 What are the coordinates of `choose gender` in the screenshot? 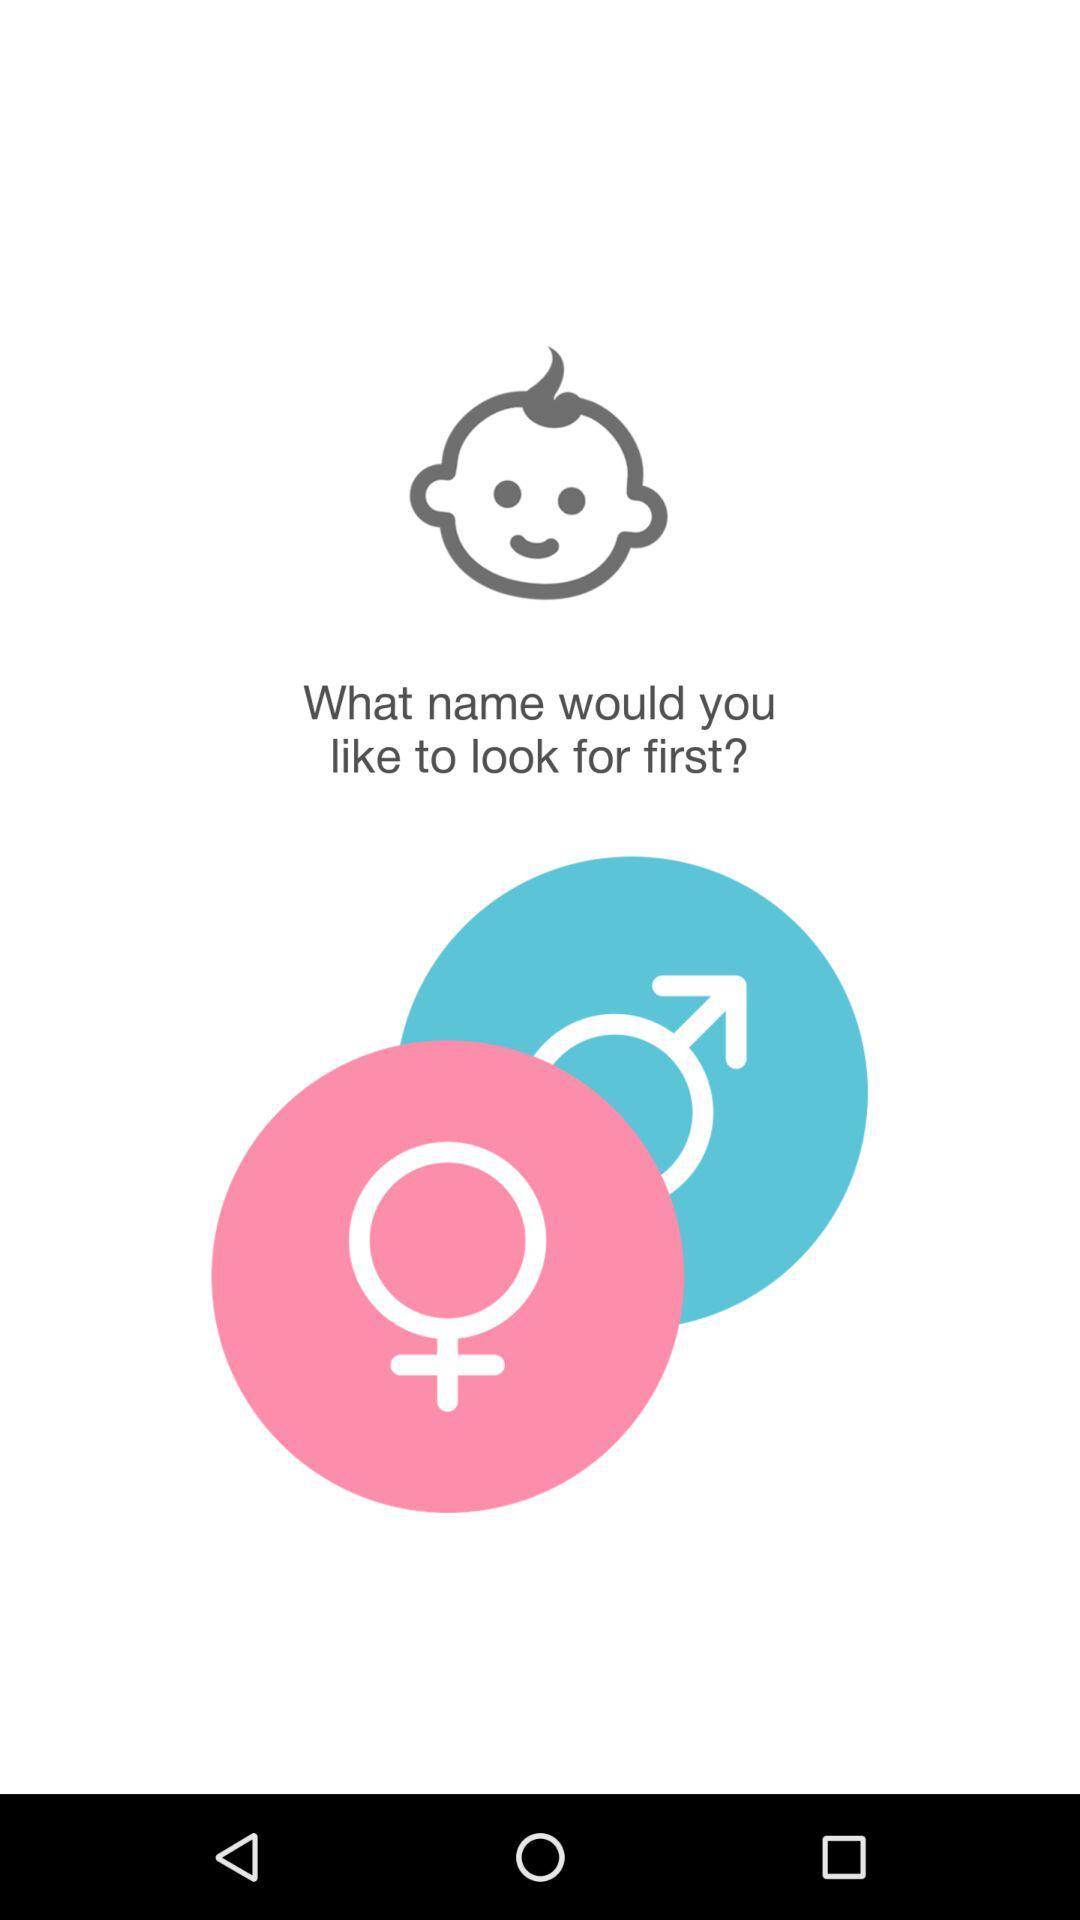 It's located at (631, 1091).